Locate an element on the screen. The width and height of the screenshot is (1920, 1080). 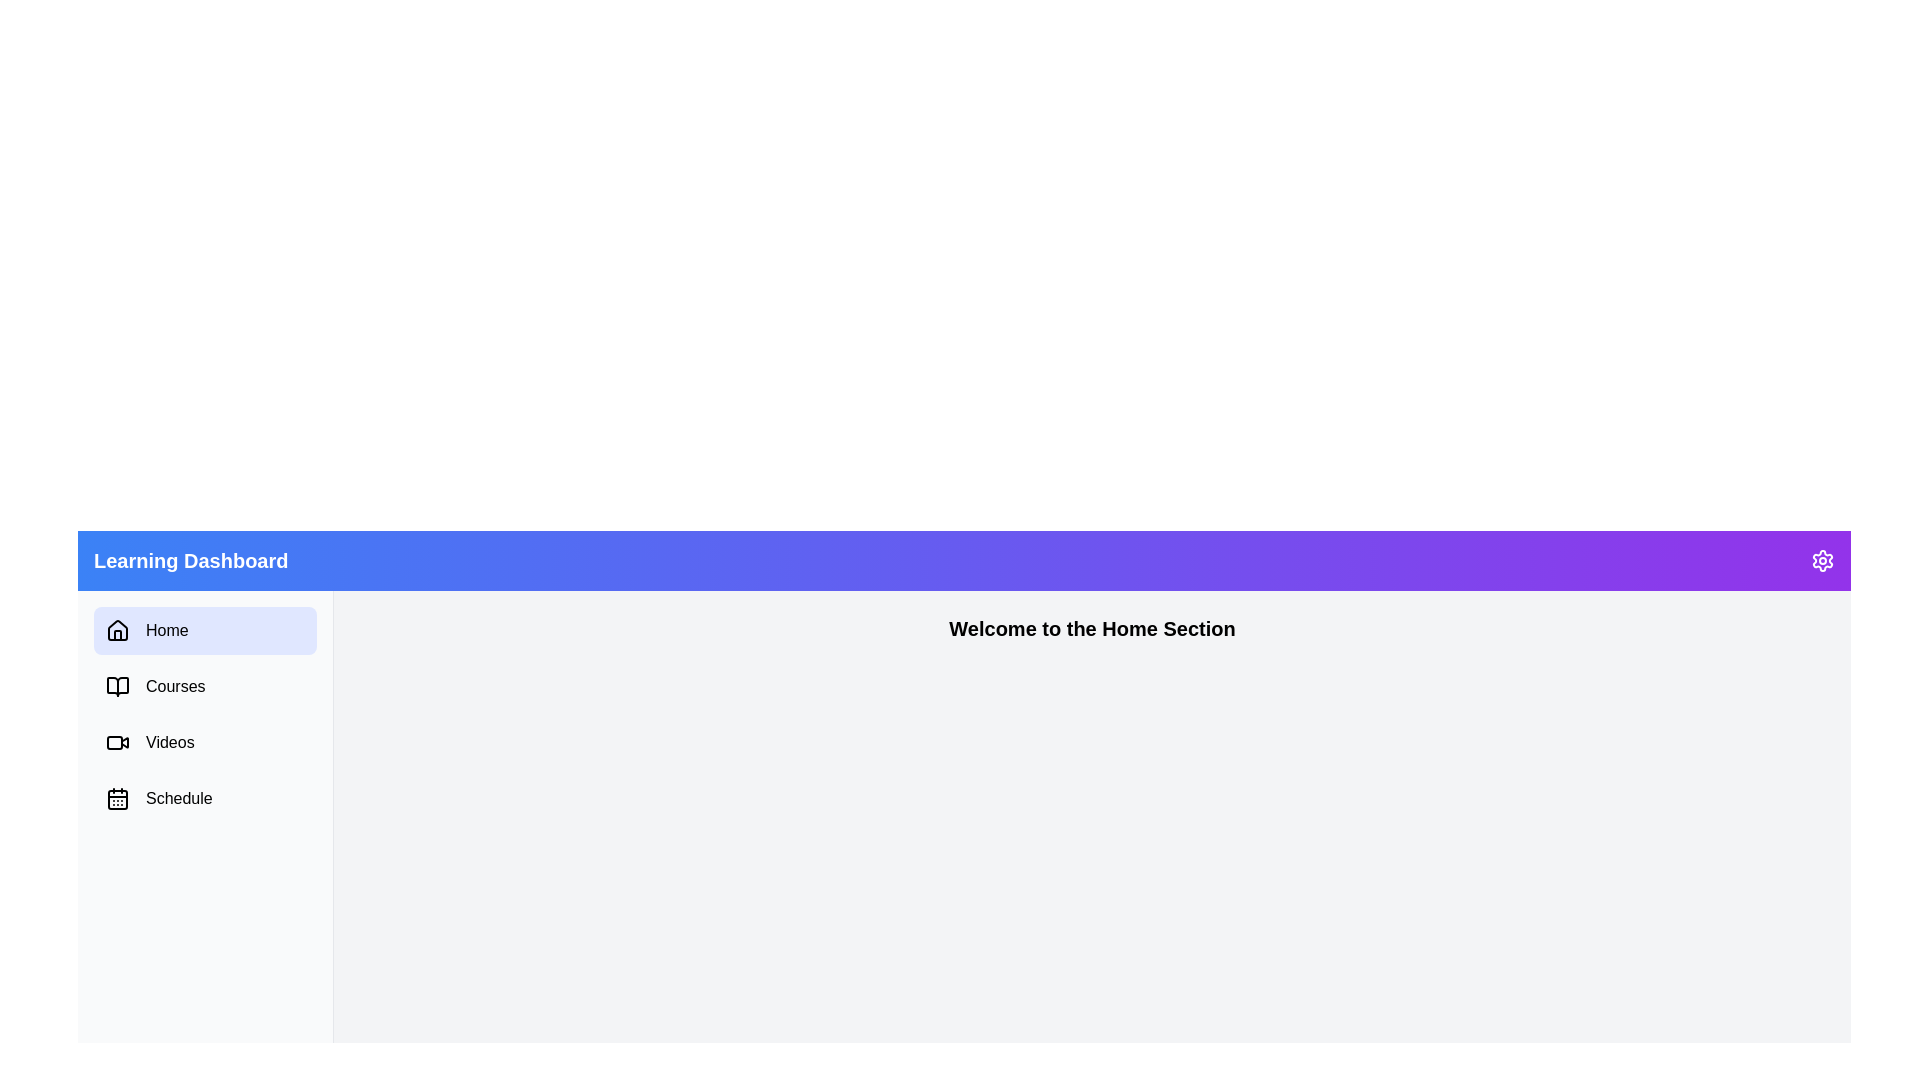
the fourth button in the vertical sidebar navigation menu is located at coordinates (205, 797).